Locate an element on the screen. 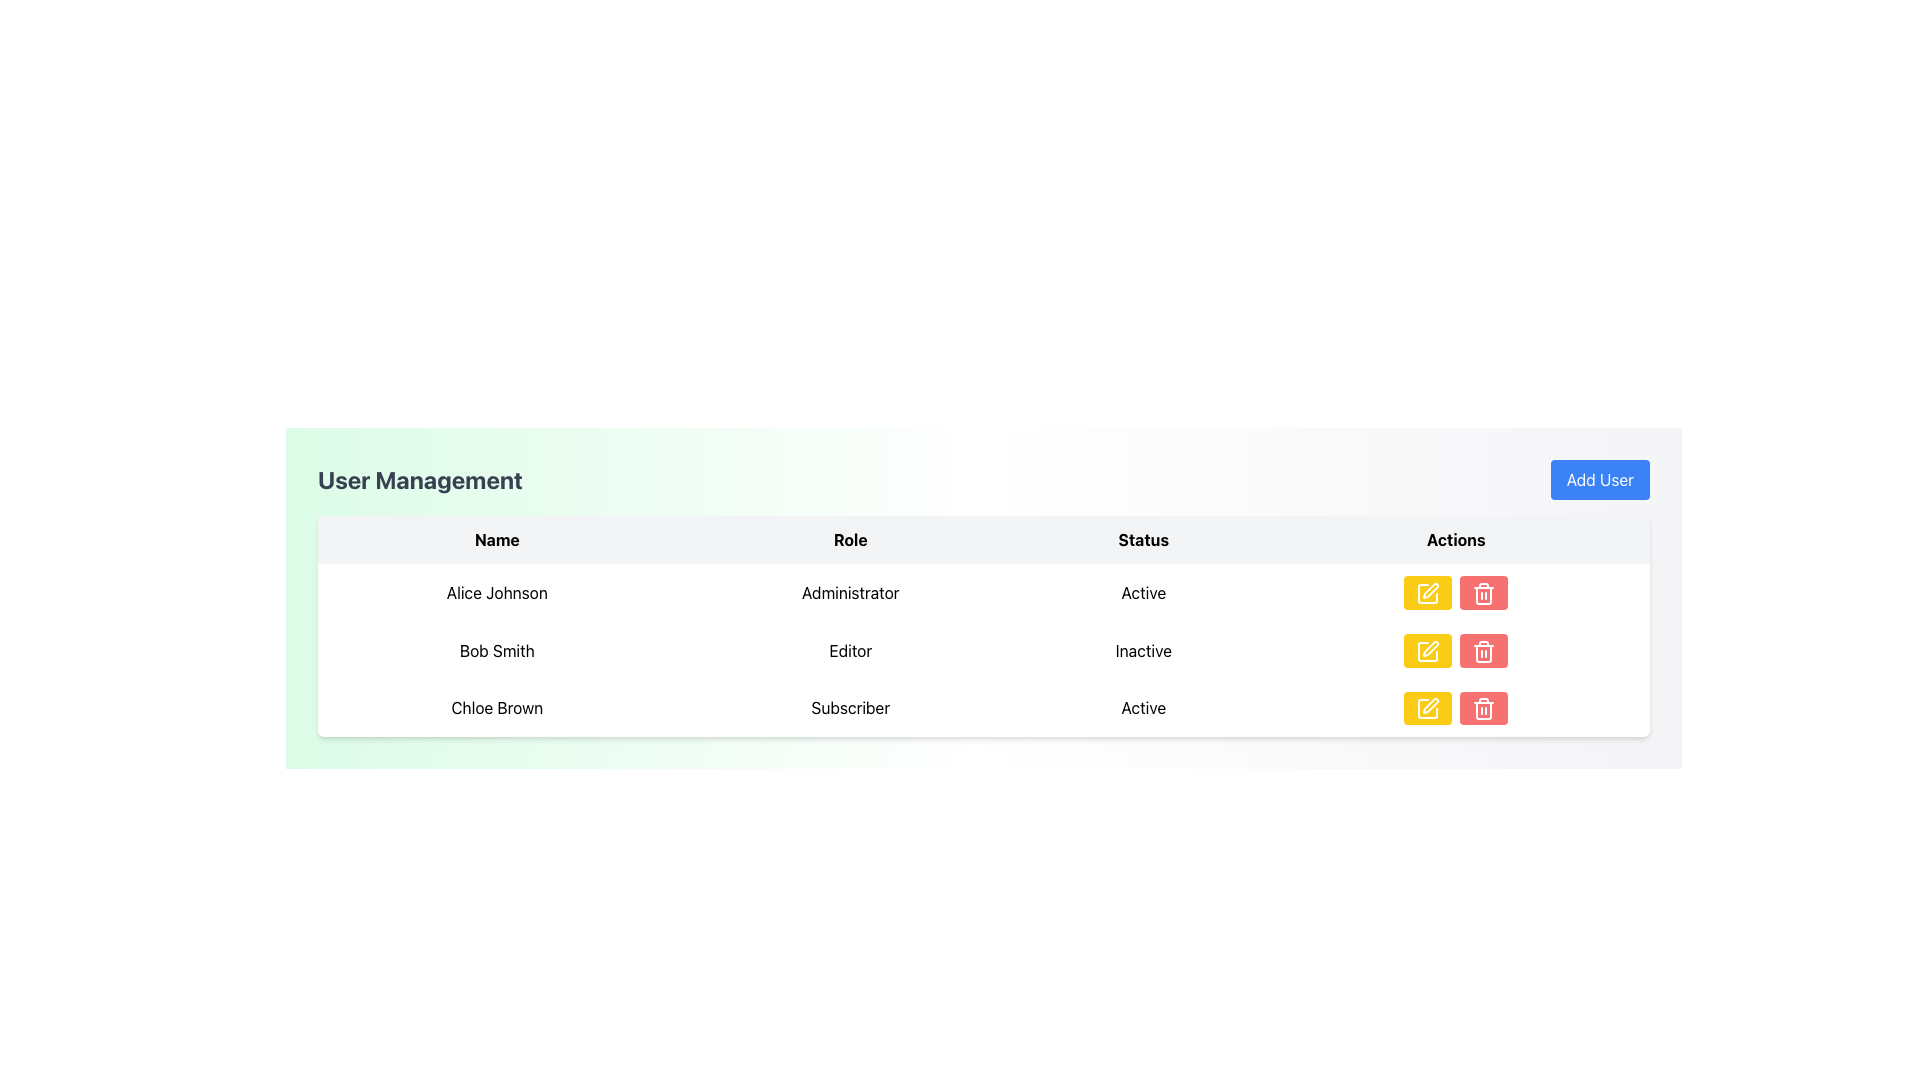 Image resolution: width=1920 pixels, height=1080 pixels. the yellow edit button icon with a pen symbol located in the Actions column for Chloe Brown is located at coordinates (1427, 708).